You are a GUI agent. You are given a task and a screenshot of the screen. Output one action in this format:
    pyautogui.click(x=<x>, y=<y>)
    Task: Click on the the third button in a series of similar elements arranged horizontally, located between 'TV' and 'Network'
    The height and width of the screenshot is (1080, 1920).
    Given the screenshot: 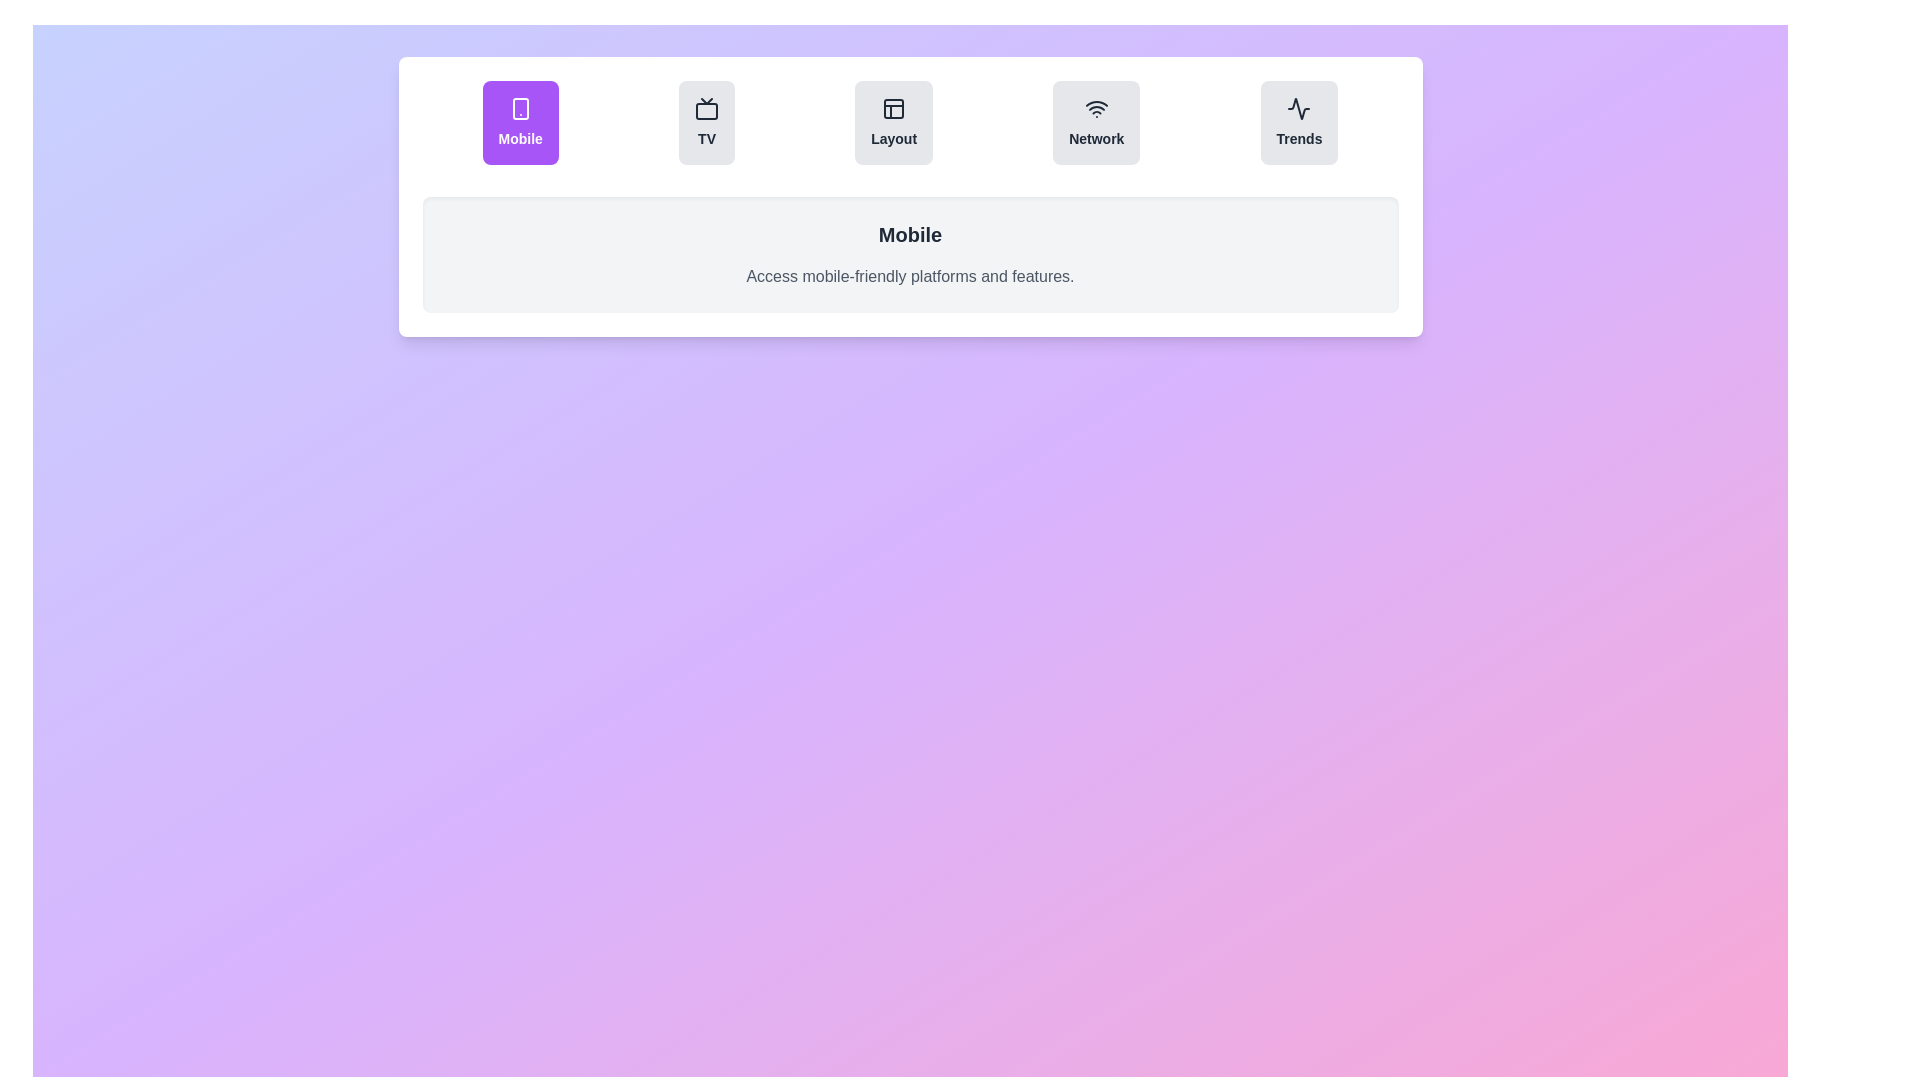 What is the action you would take?
    pyautogui.click(x=893, y=123)
    